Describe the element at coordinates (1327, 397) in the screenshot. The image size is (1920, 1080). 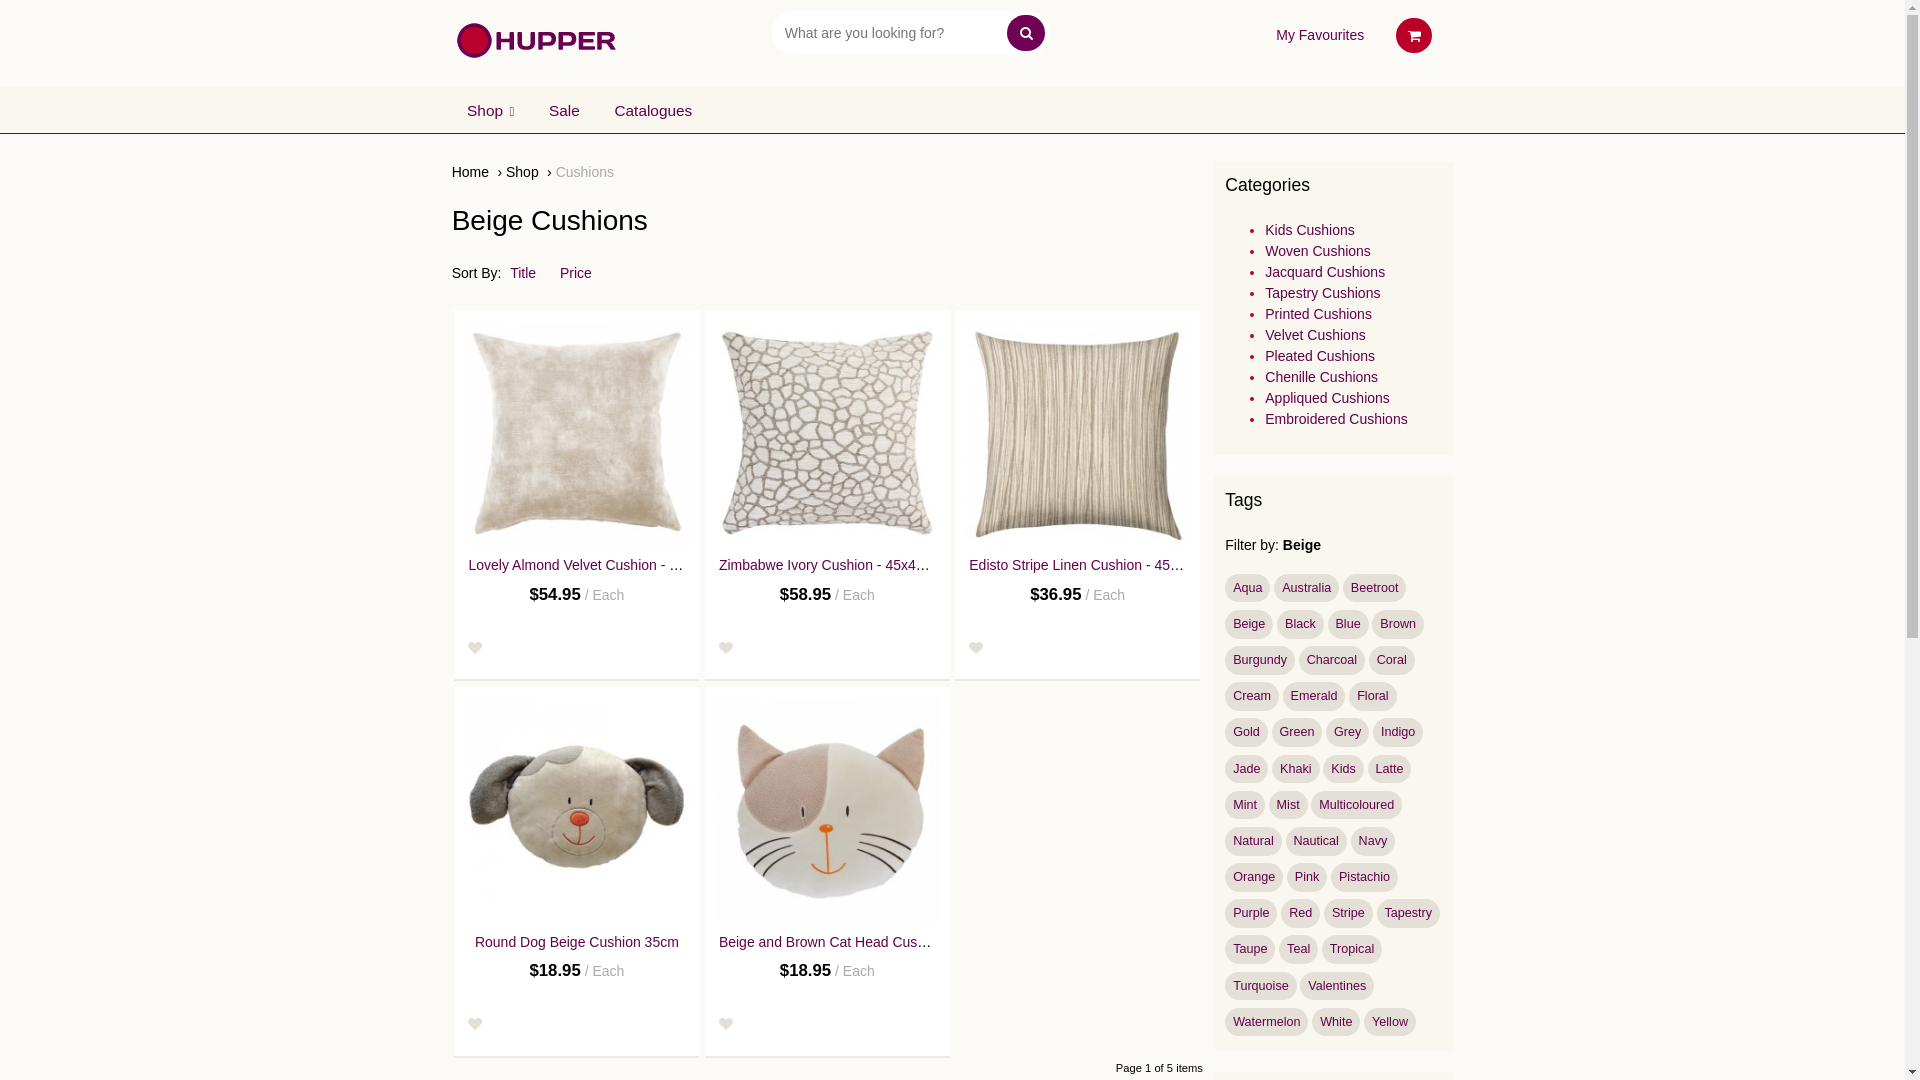
I see `'Appliqued Cushions'` at that location.